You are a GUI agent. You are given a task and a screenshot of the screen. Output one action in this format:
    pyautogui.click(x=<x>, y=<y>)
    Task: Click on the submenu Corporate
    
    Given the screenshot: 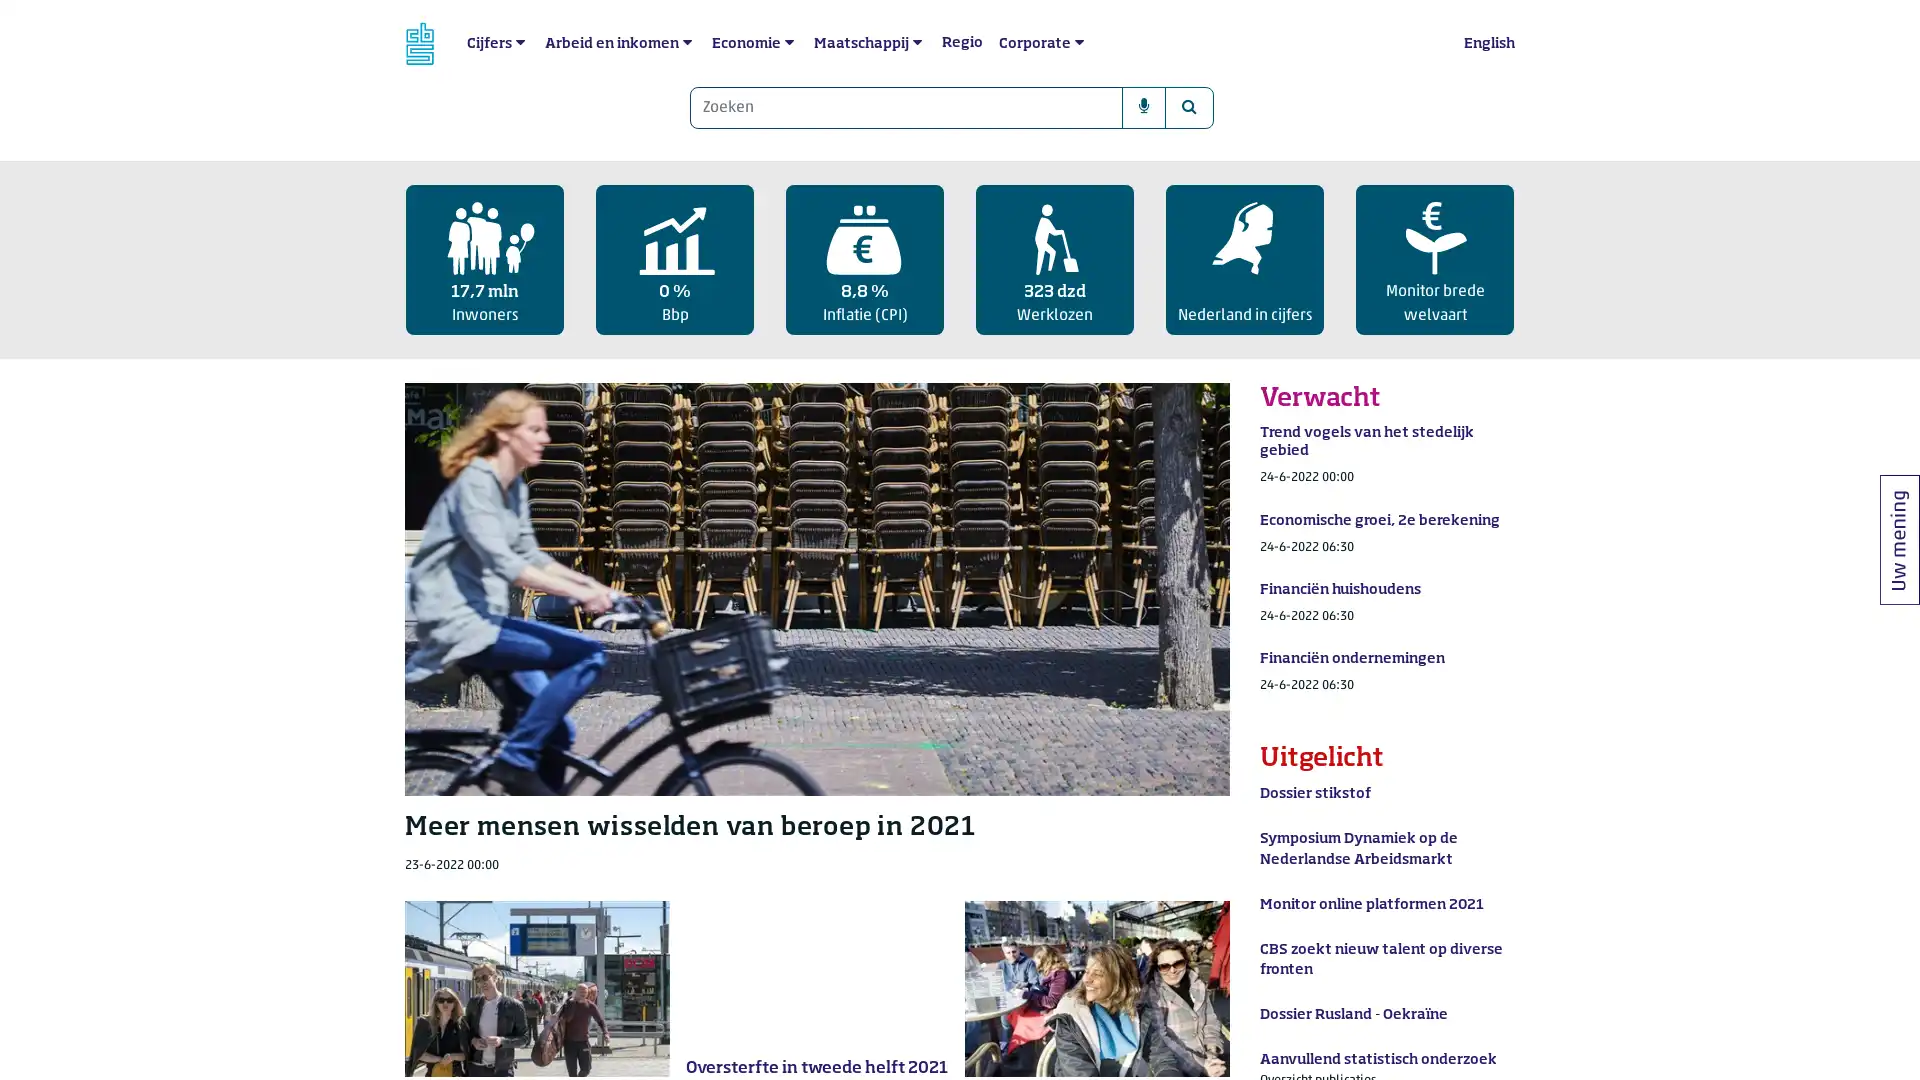 What is the action you would take?
    pyautogui.click(x=1078, y=42)
    